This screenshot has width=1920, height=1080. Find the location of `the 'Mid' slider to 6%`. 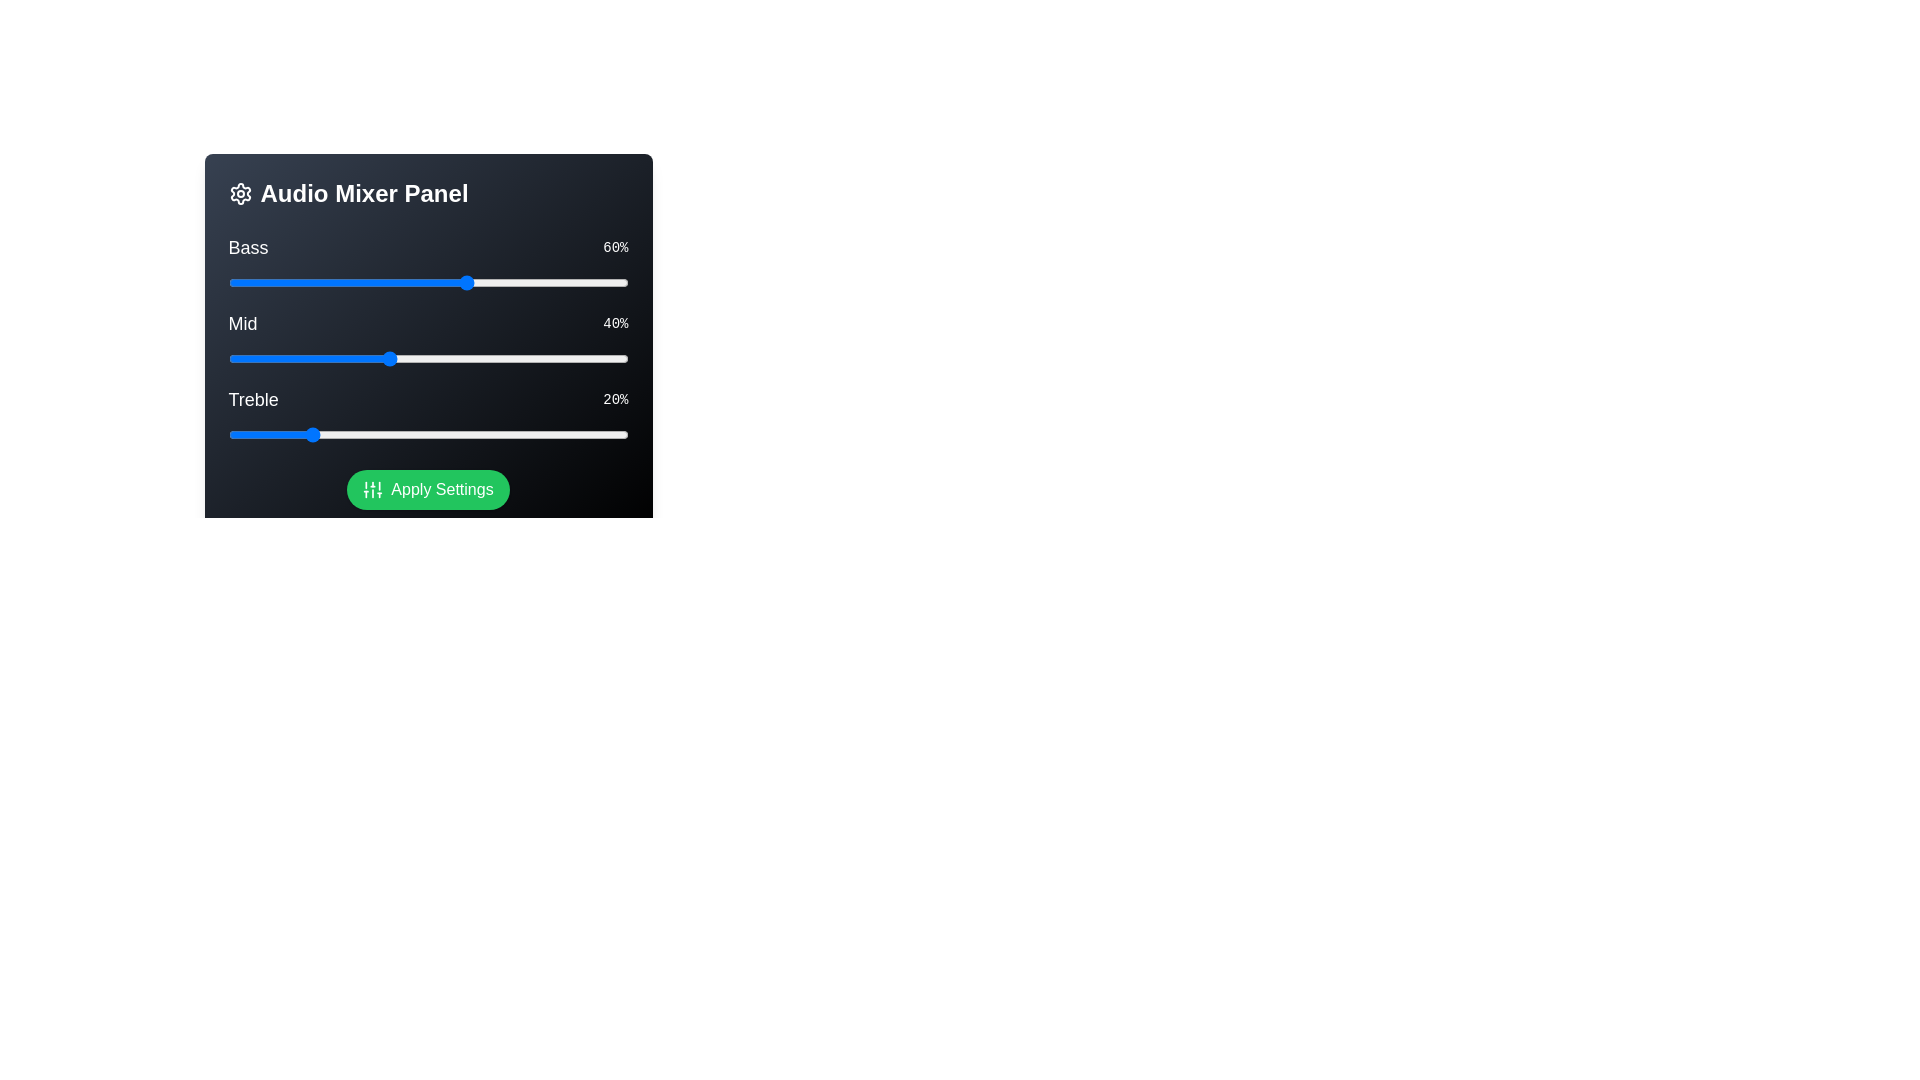

the 'Mid' slider to 6% is located at coordinates (251, 357).